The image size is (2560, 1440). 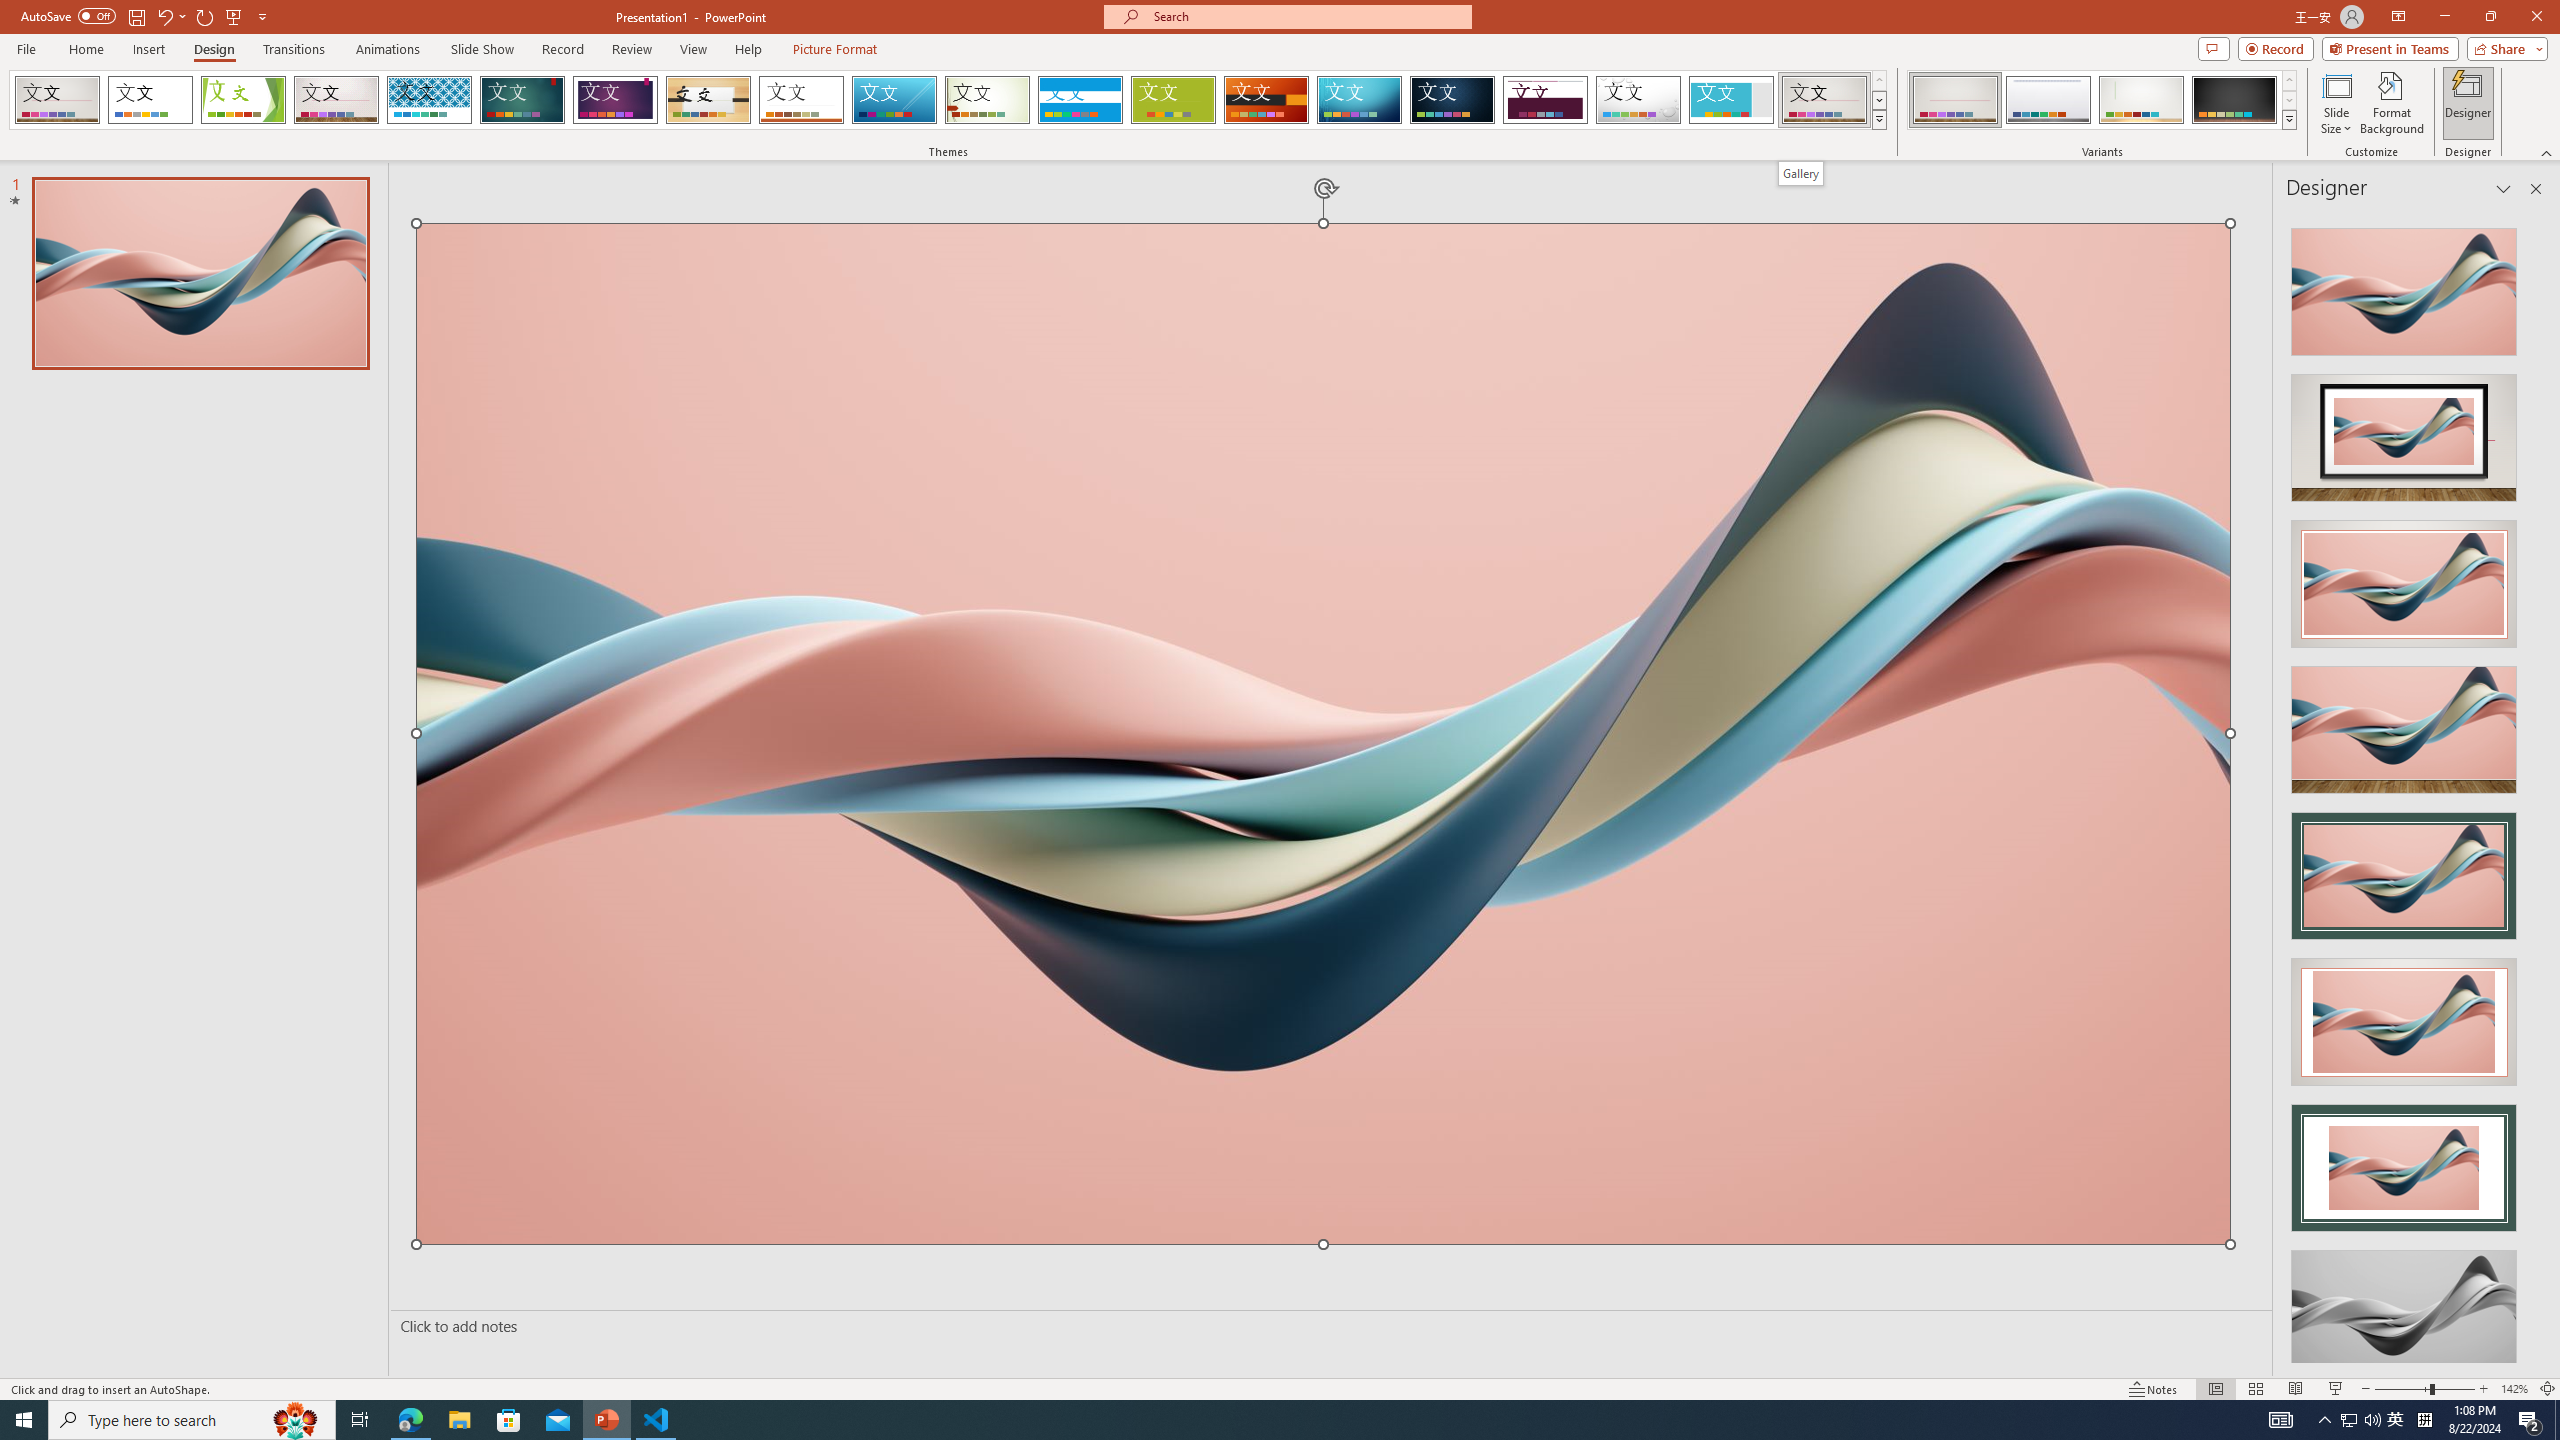 What do you see at coordinates (1267, 99) in the screenshot?
I see `'Berlin'` at bounding box center [1267, 99].